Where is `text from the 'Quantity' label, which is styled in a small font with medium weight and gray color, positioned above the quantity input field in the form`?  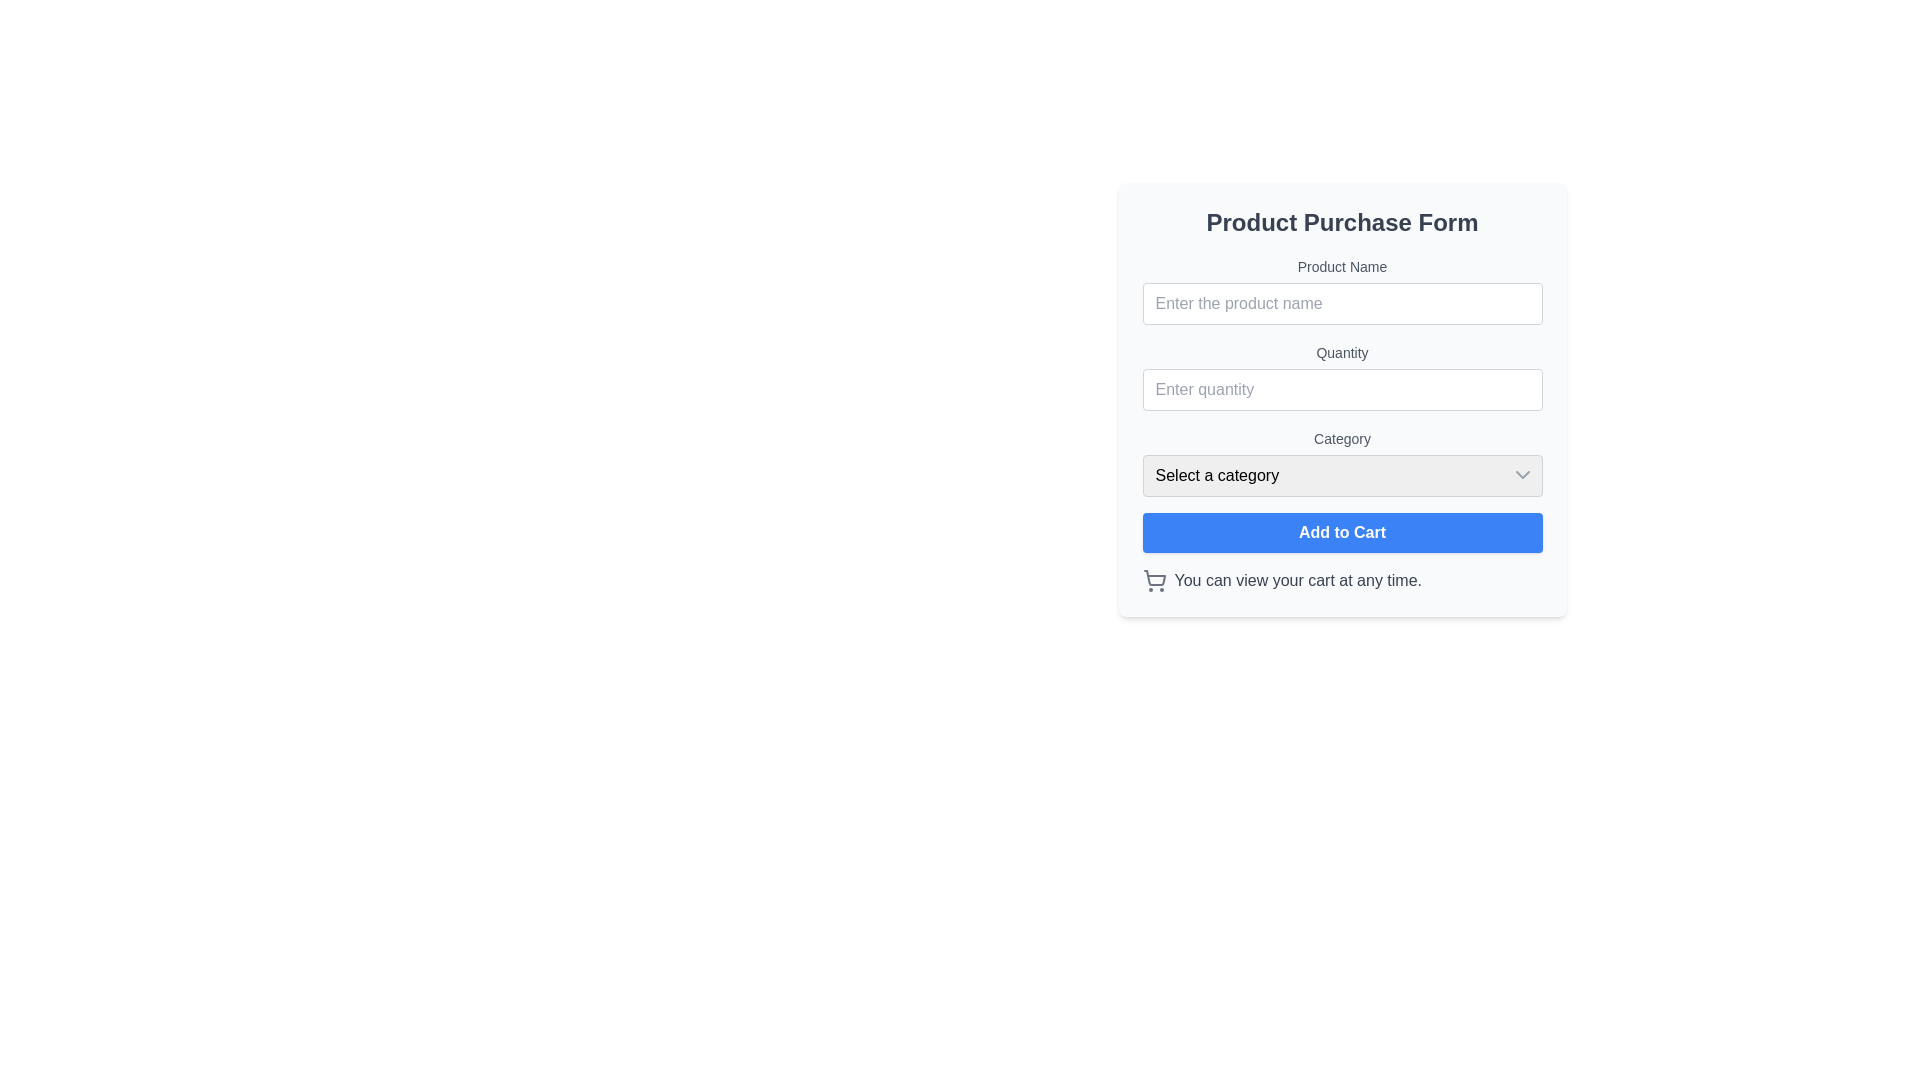 text from the 'Quantity' label, which is styled in a small font with medium weight and gray color, positioned above the quantity input field in the form is located at coordinates (1342, 352).